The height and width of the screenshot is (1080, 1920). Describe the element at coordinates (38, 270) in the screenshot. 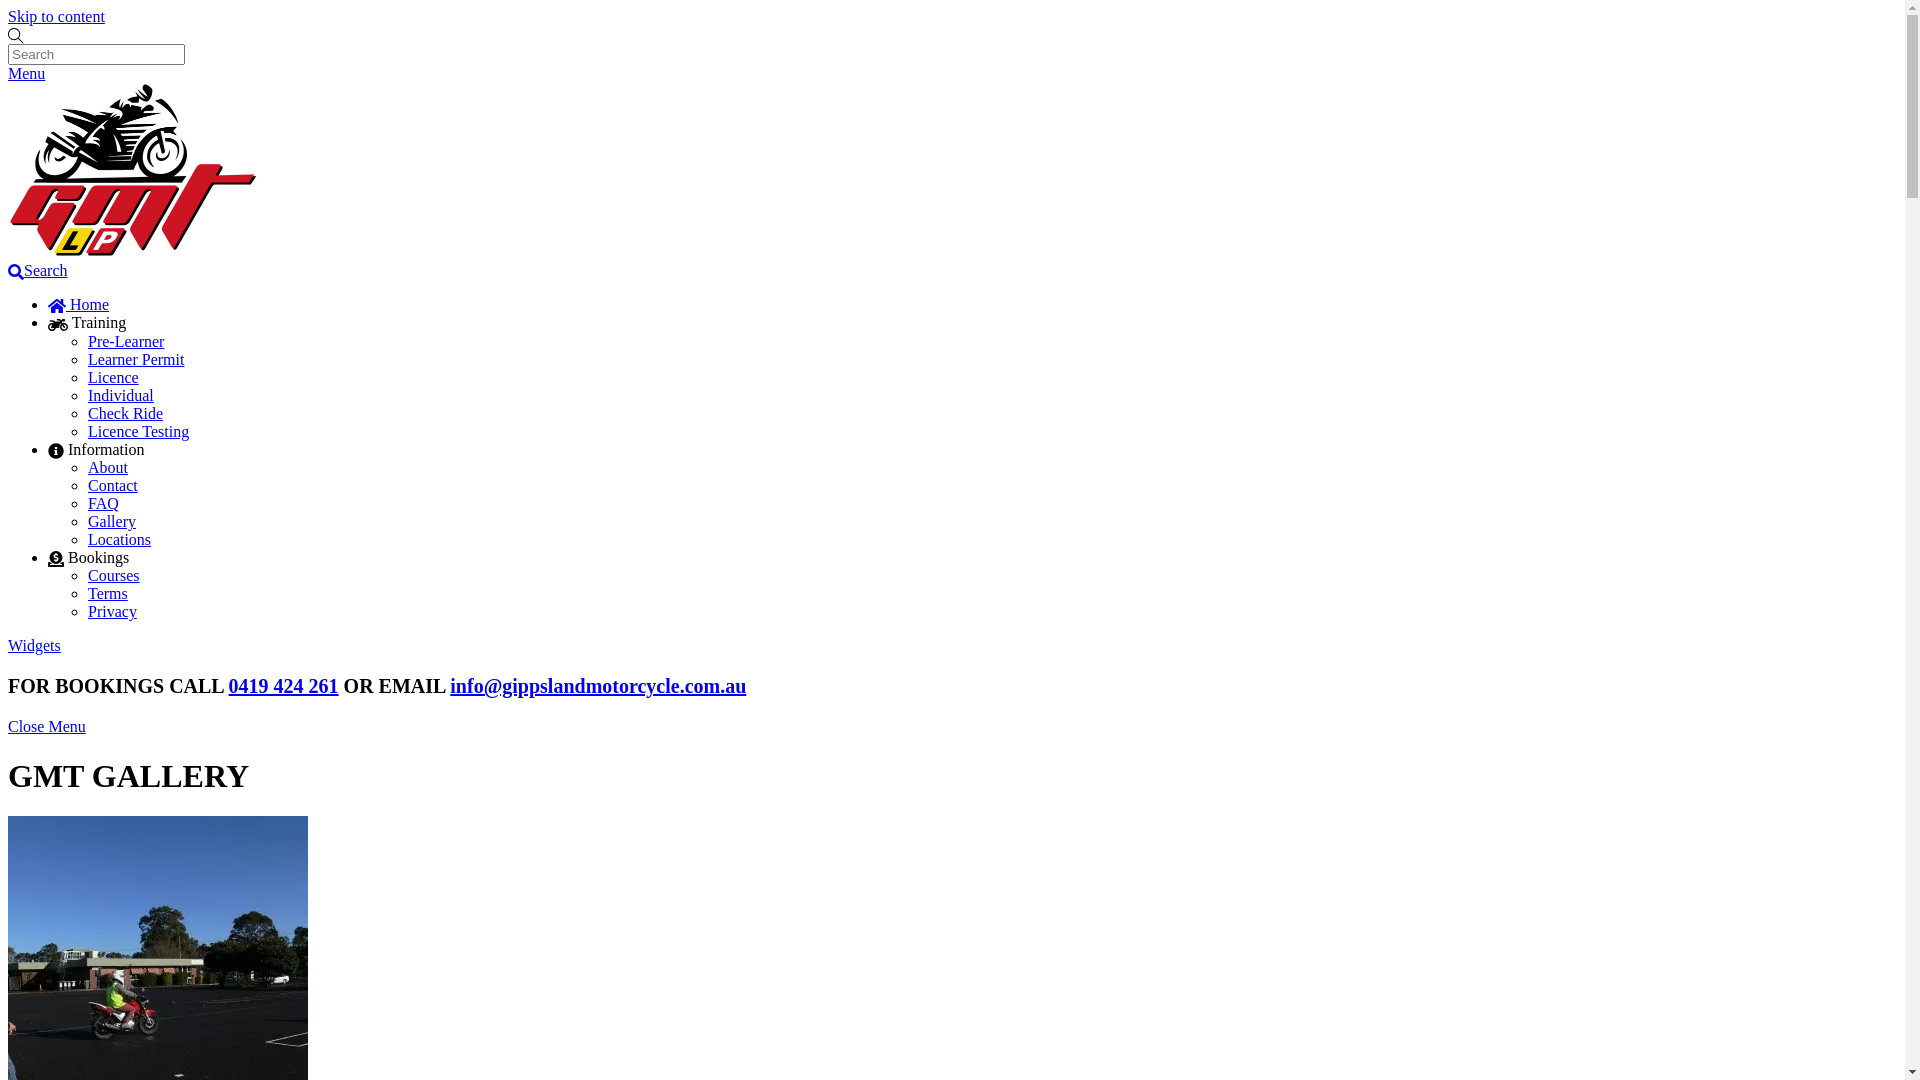

I see `'Search'` at that location.